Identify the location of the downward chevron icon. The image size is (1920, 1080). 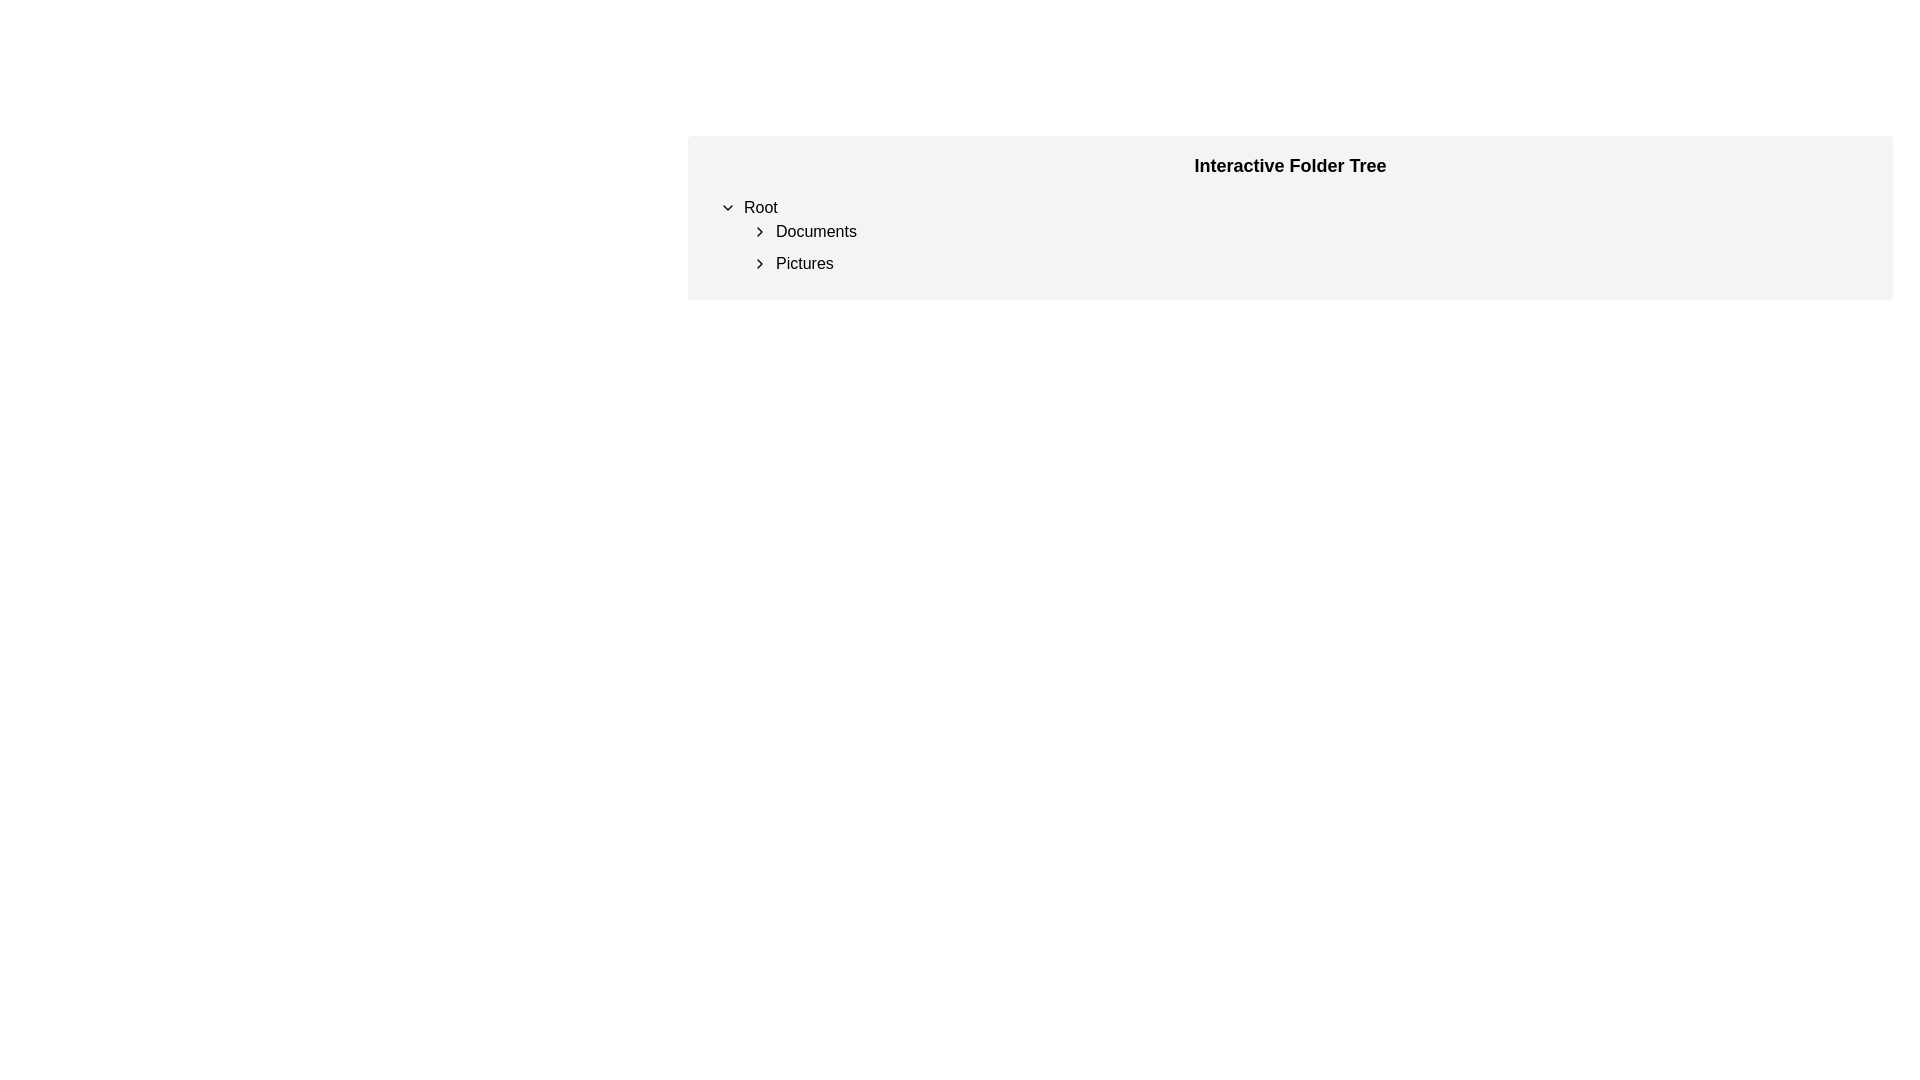
(727, 208).